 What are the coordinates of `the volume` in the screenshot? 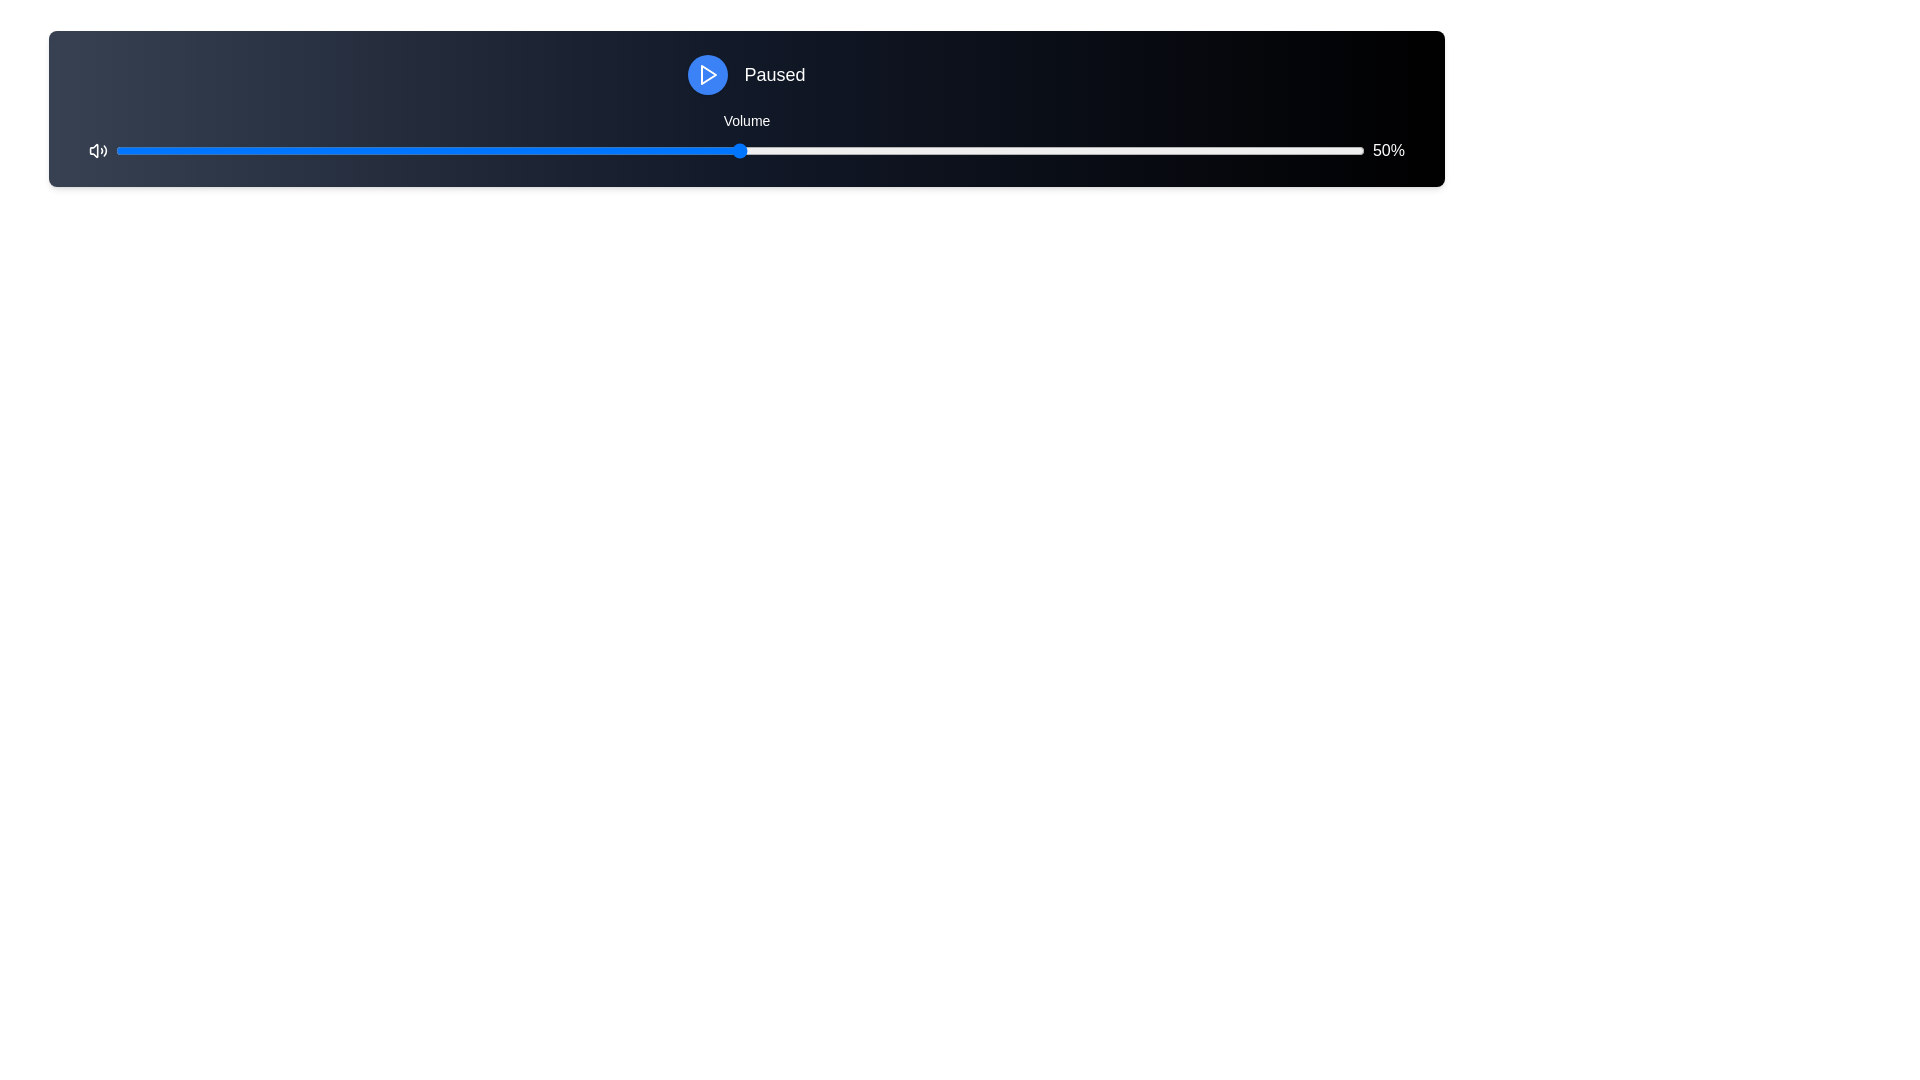 It's located at (739, 149).